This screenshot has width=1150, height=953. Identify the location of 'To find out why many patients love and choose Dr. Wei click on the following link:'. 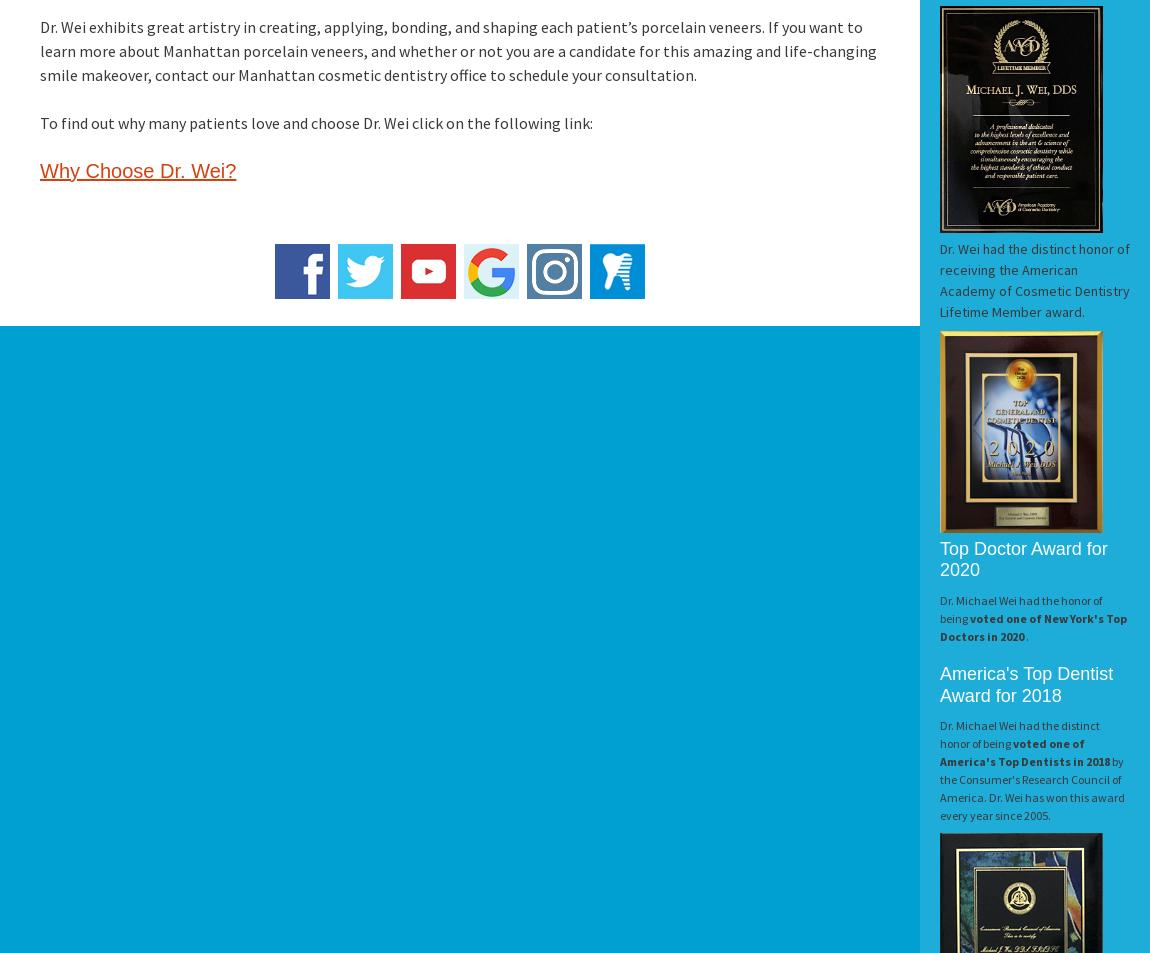
(39, 122).